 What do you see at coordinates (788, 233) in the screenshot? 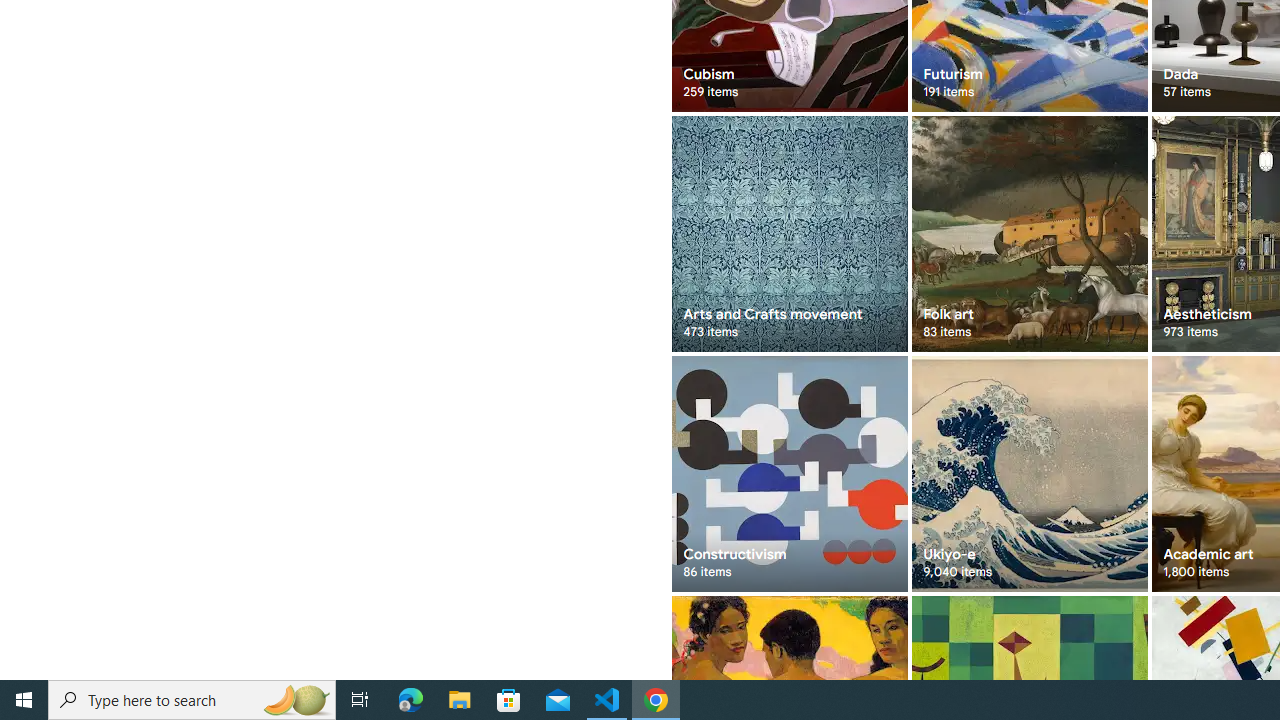
I see `'Arts and Crafts movement 473 items'` at bounding box center [788, 233].